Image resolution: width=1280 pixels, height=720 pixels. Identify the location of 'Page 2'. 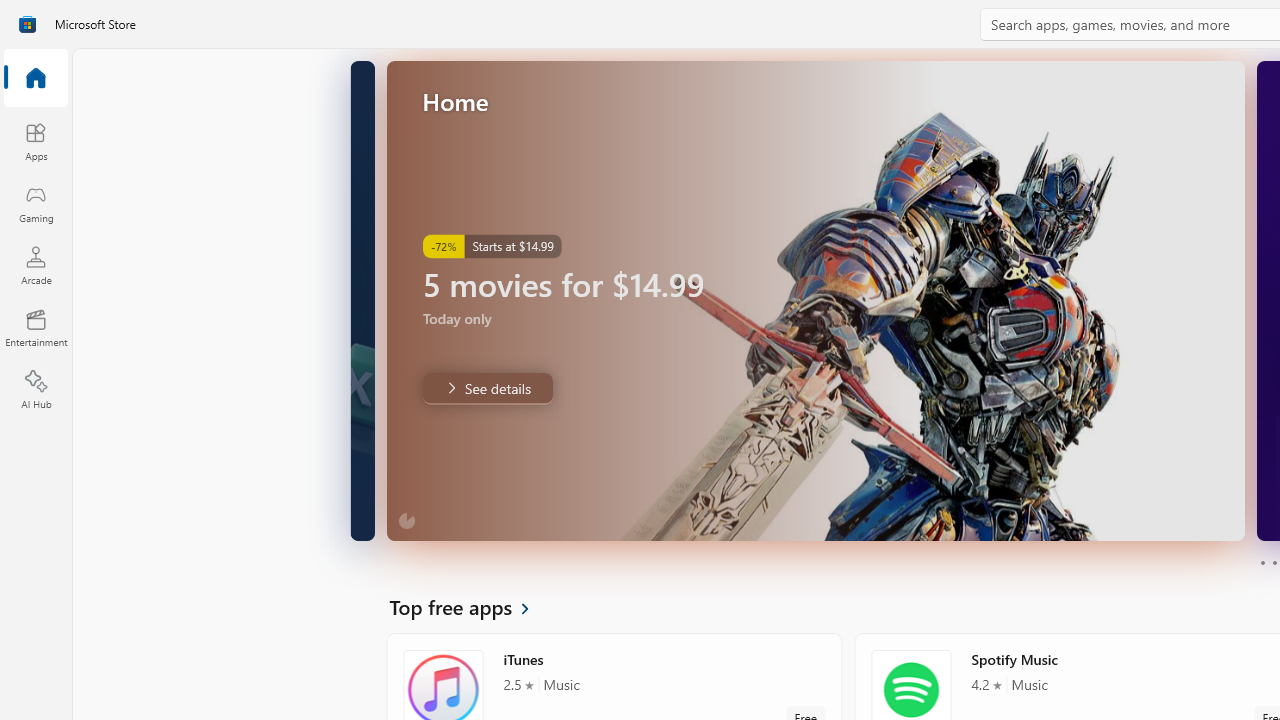
(1273, 563).